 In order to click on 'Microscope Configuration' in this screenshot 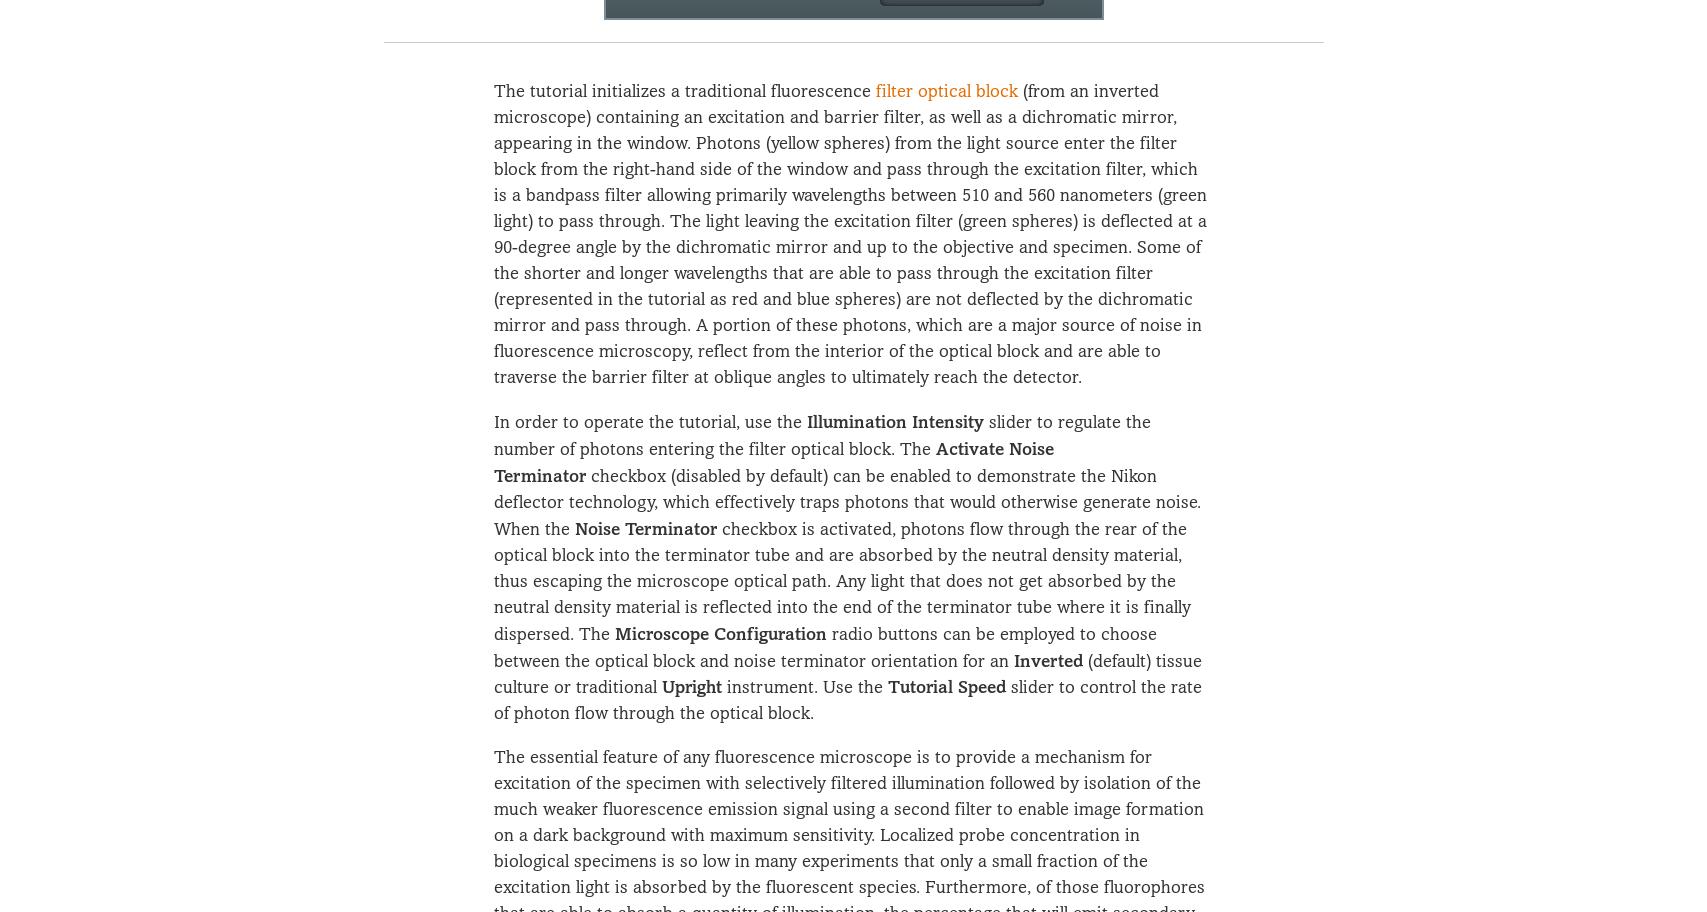, I will do `click(720, 632)`.